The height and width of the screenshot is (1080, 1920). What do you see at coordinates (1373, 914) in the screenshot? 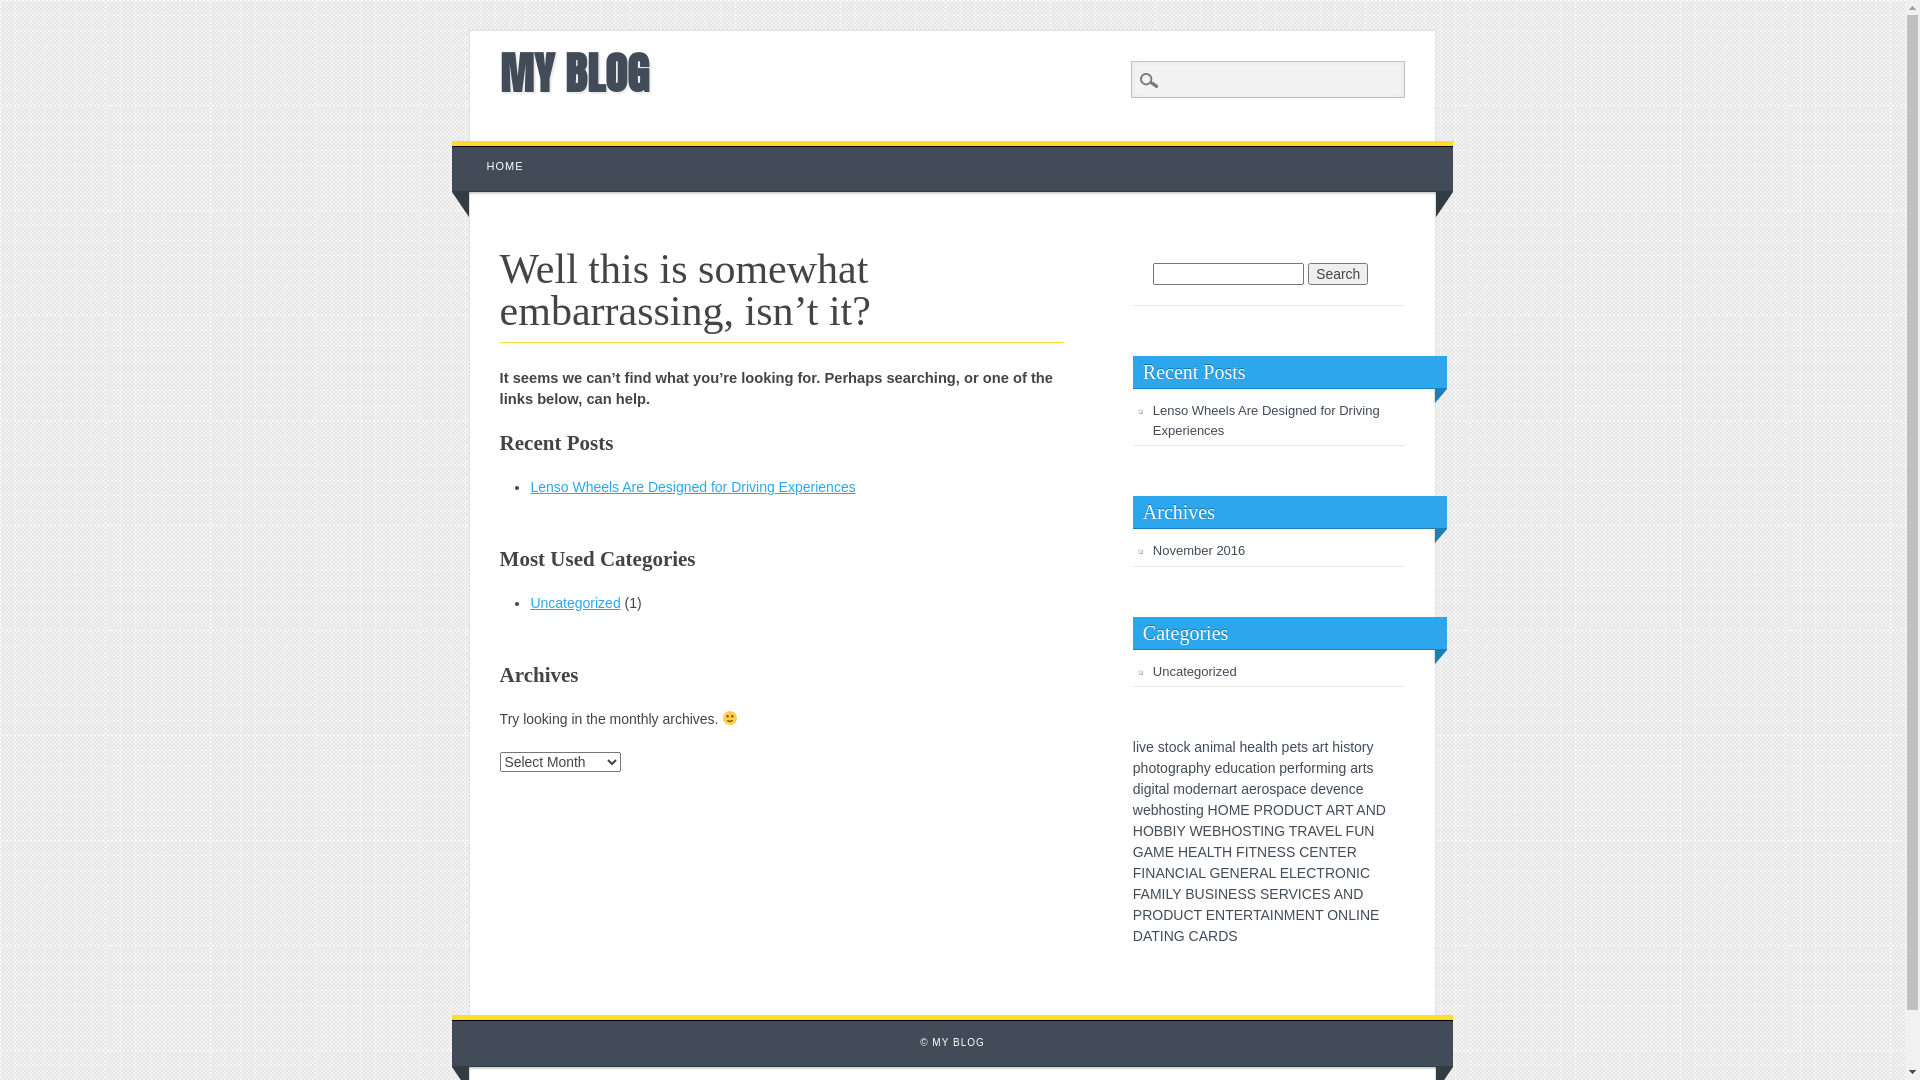
I see `'E'` at bounding box center [1373, 914].